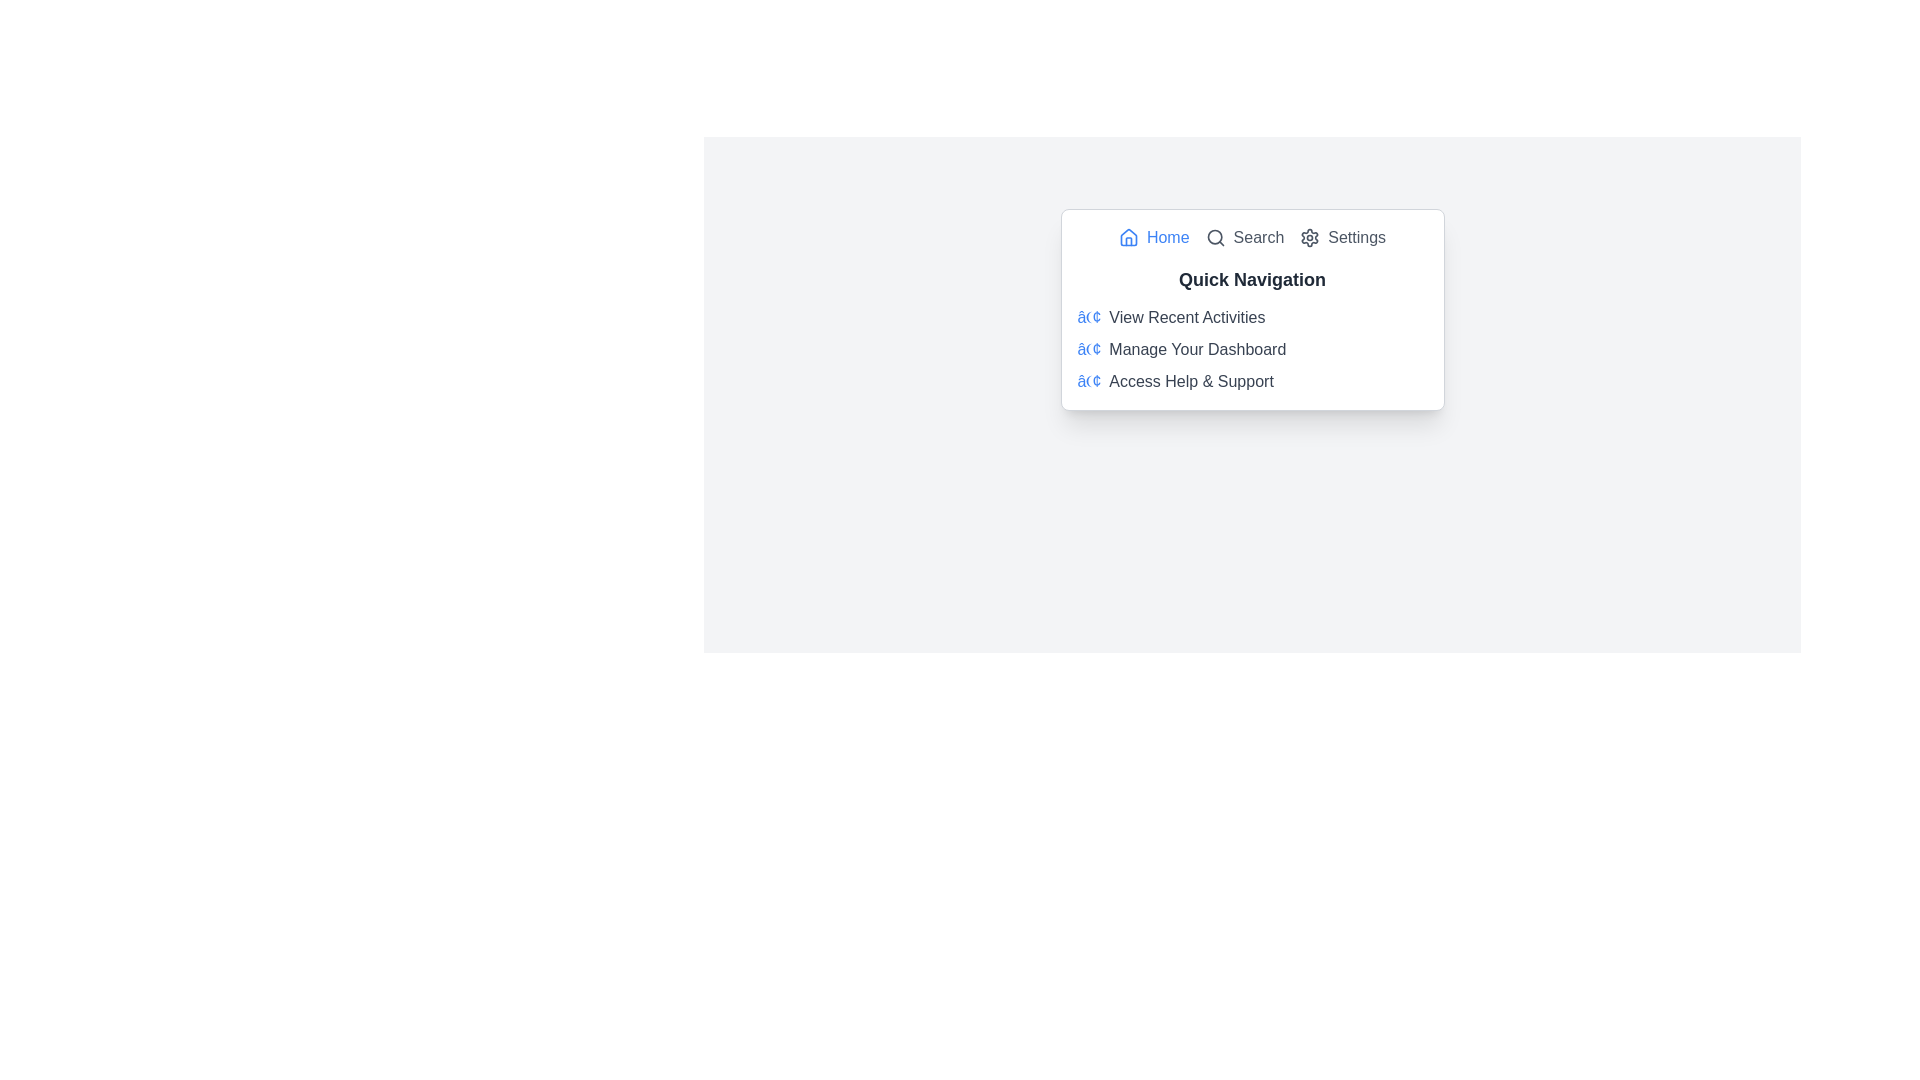  I want to click on the style or content of the bullet point marking the item 'View Recent Activities' in the Quick Navigation section, so click(1088, 316).